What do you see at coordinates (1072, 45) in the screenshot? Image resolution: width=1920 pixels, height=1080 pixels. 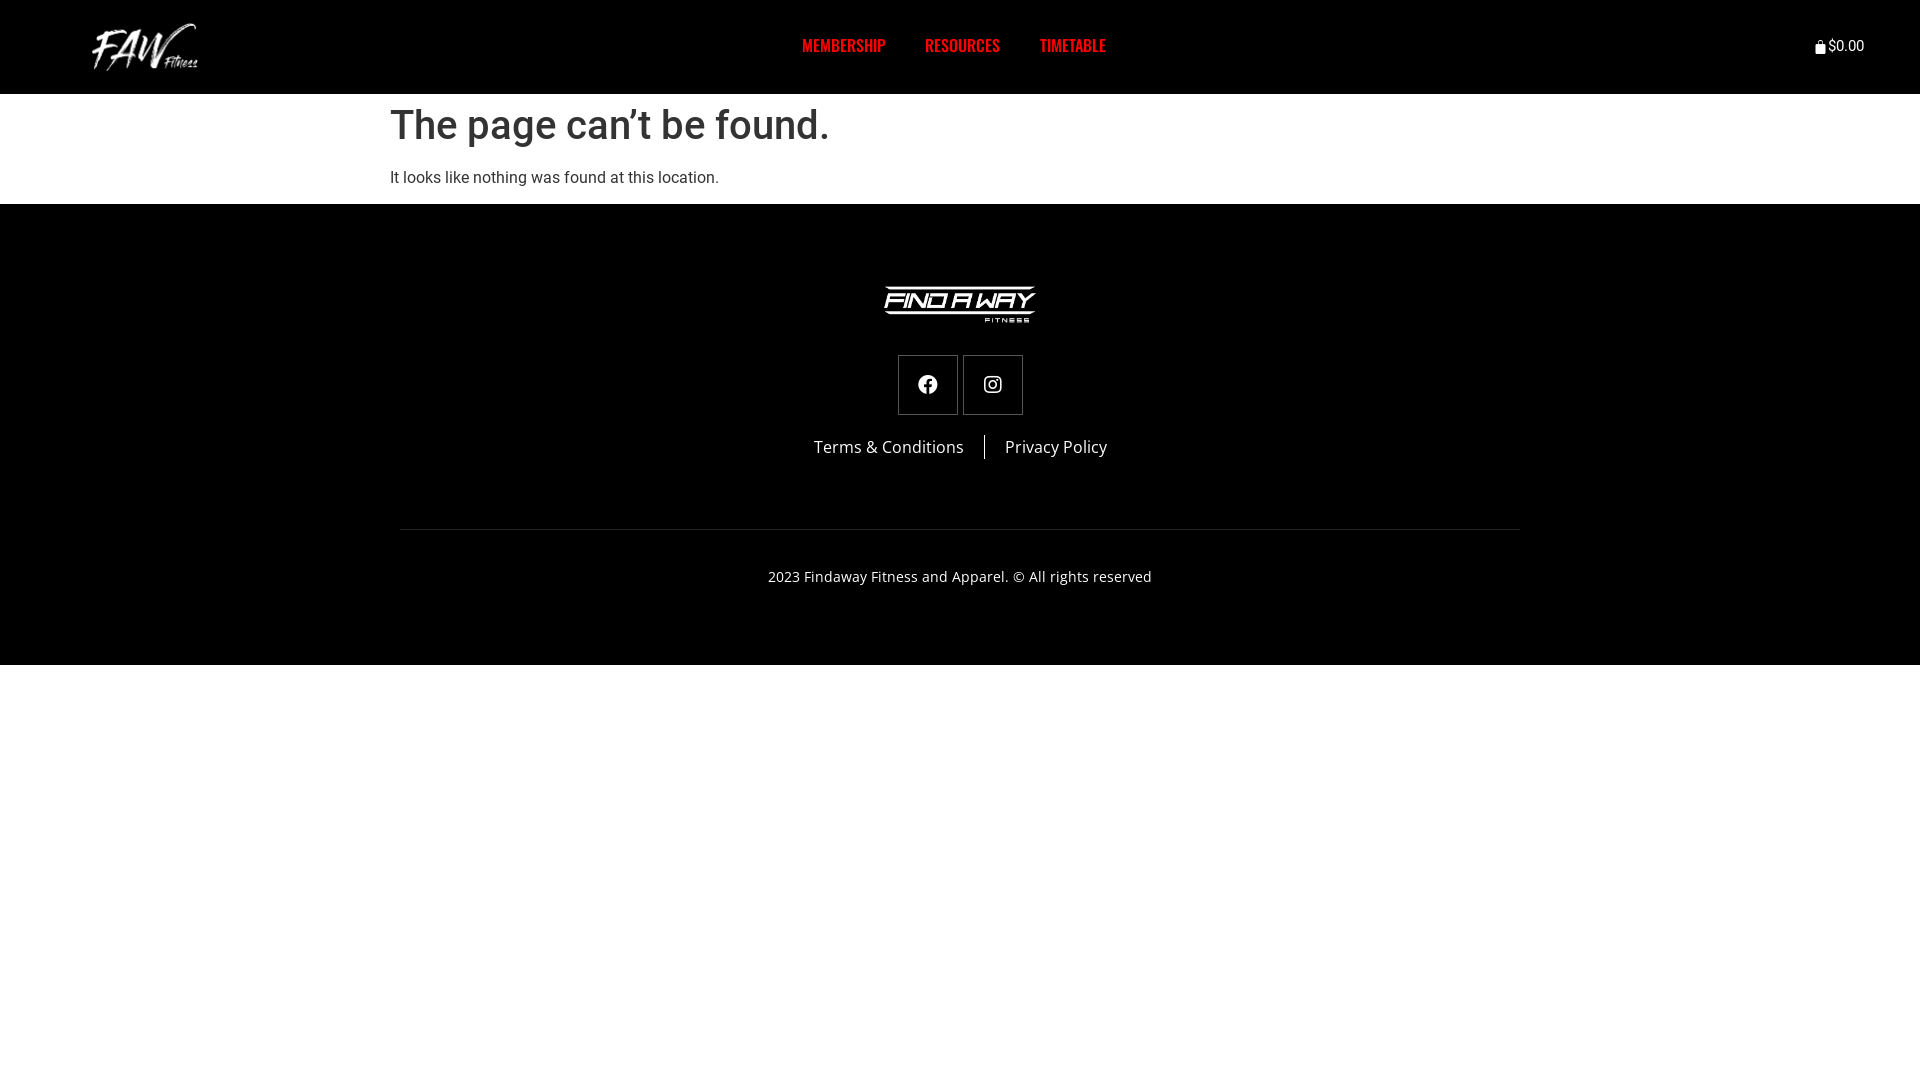 I see `'TIMETABLE'` at bounding box center [1072, 45].